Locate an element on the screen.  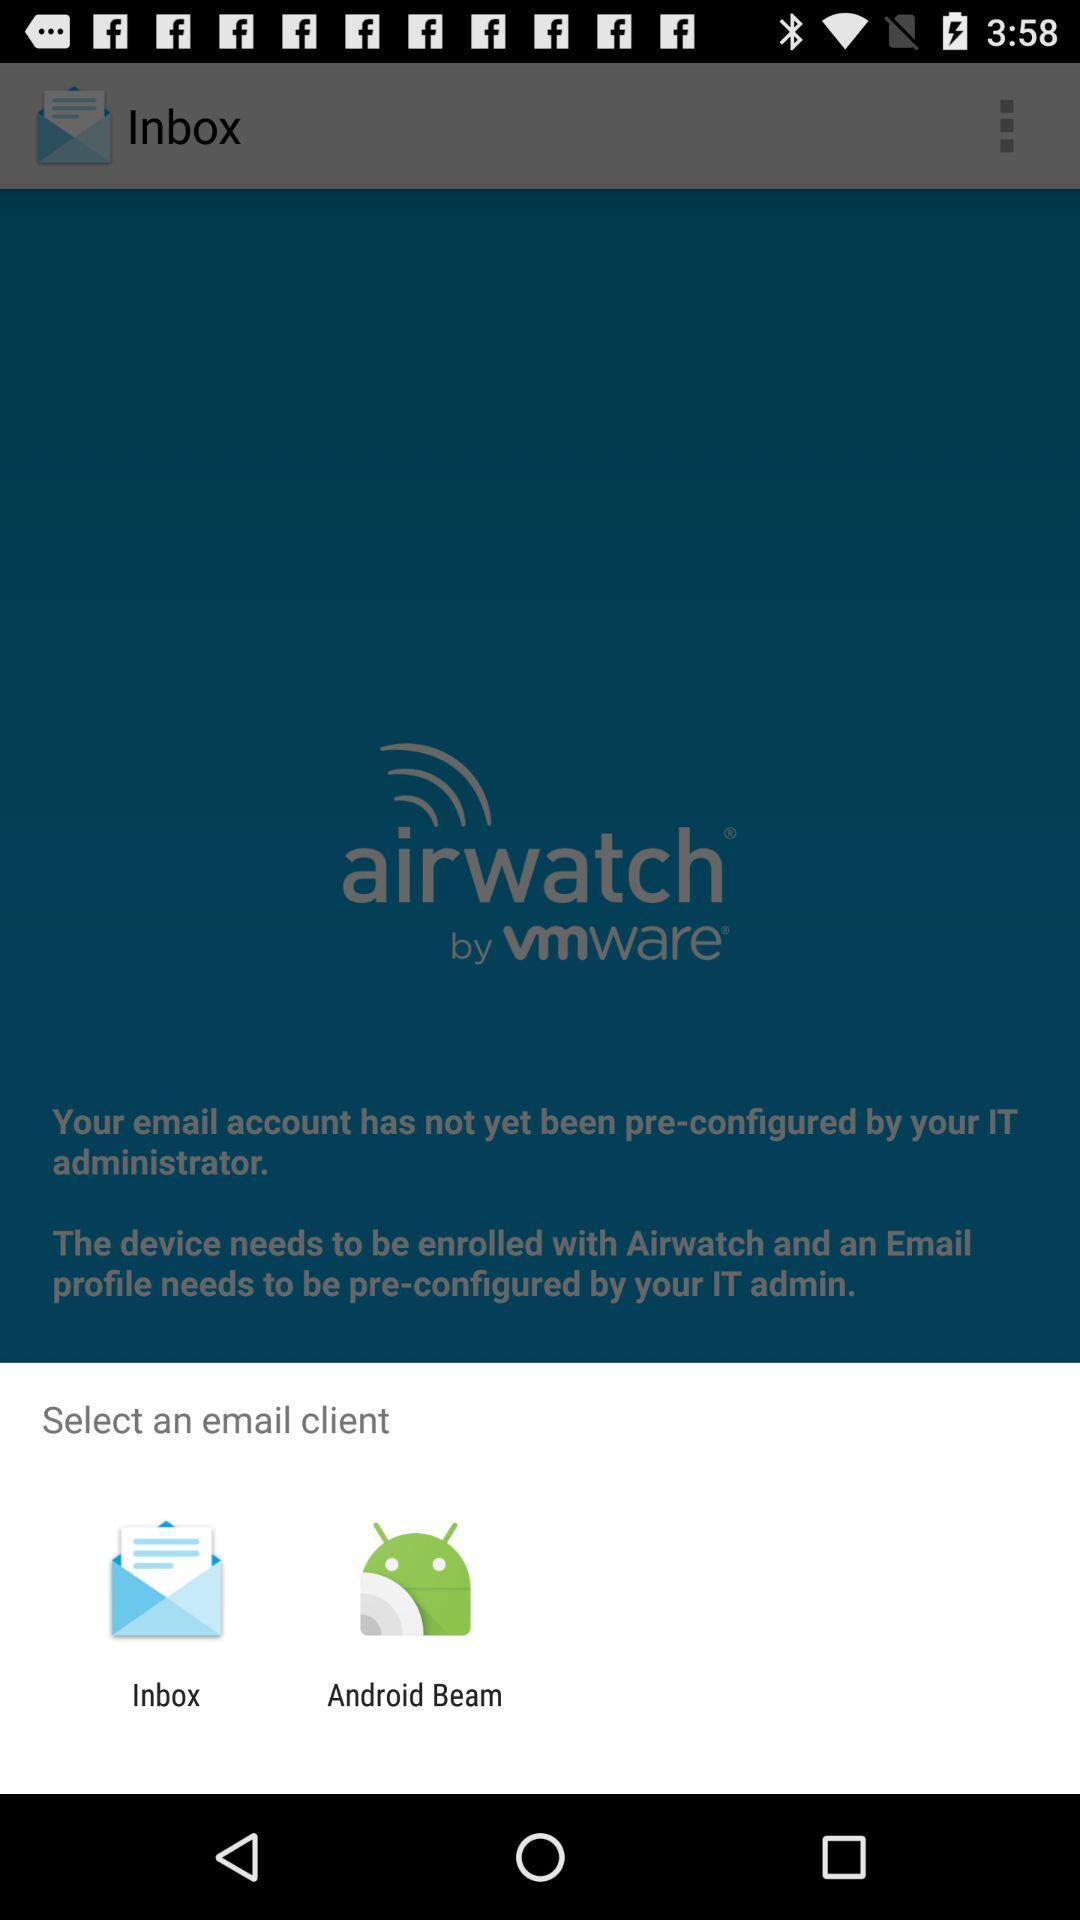
the android beam is located at coordinates (414, 1711).